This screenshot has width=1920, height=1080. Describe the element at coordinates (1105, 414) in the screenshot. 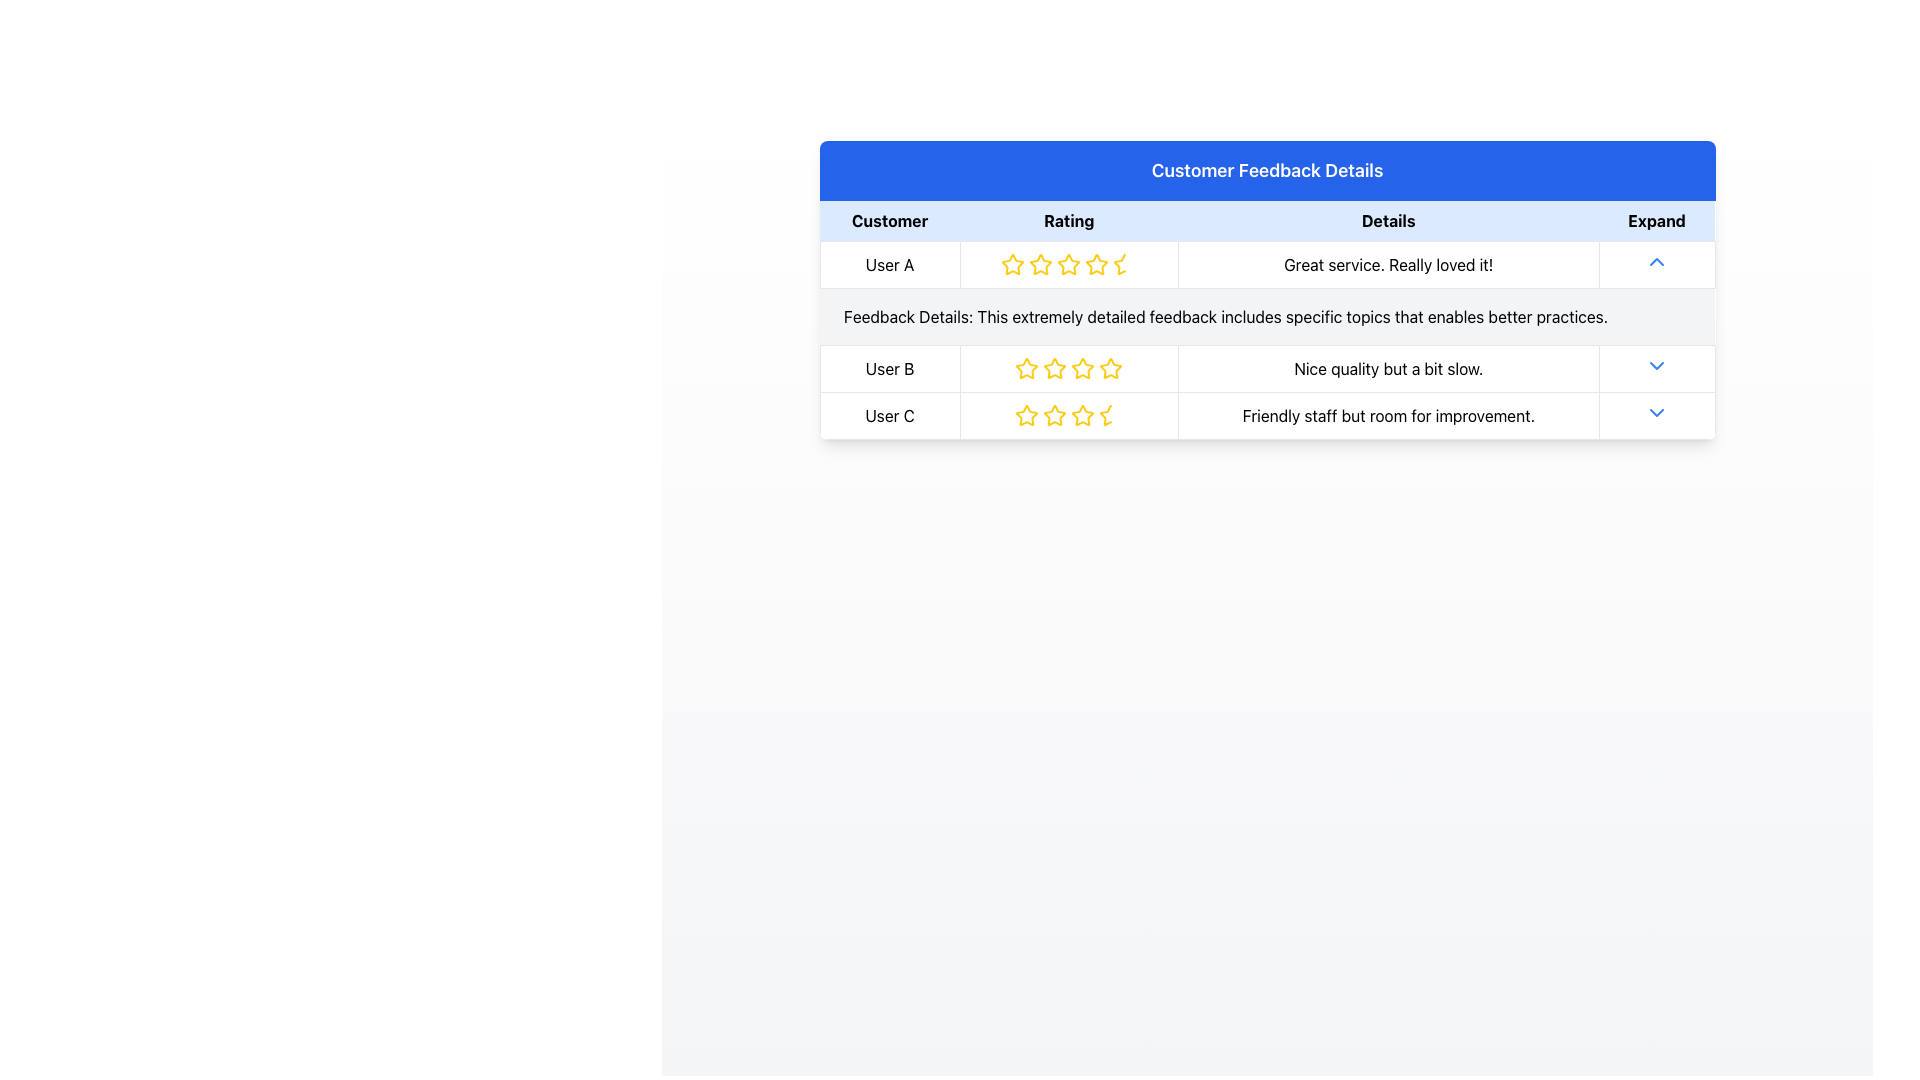

I see `the half-star icon in yellow representing the fourth star in the rating system for 'User C' located in the 'Rating' column of the table` at that location.